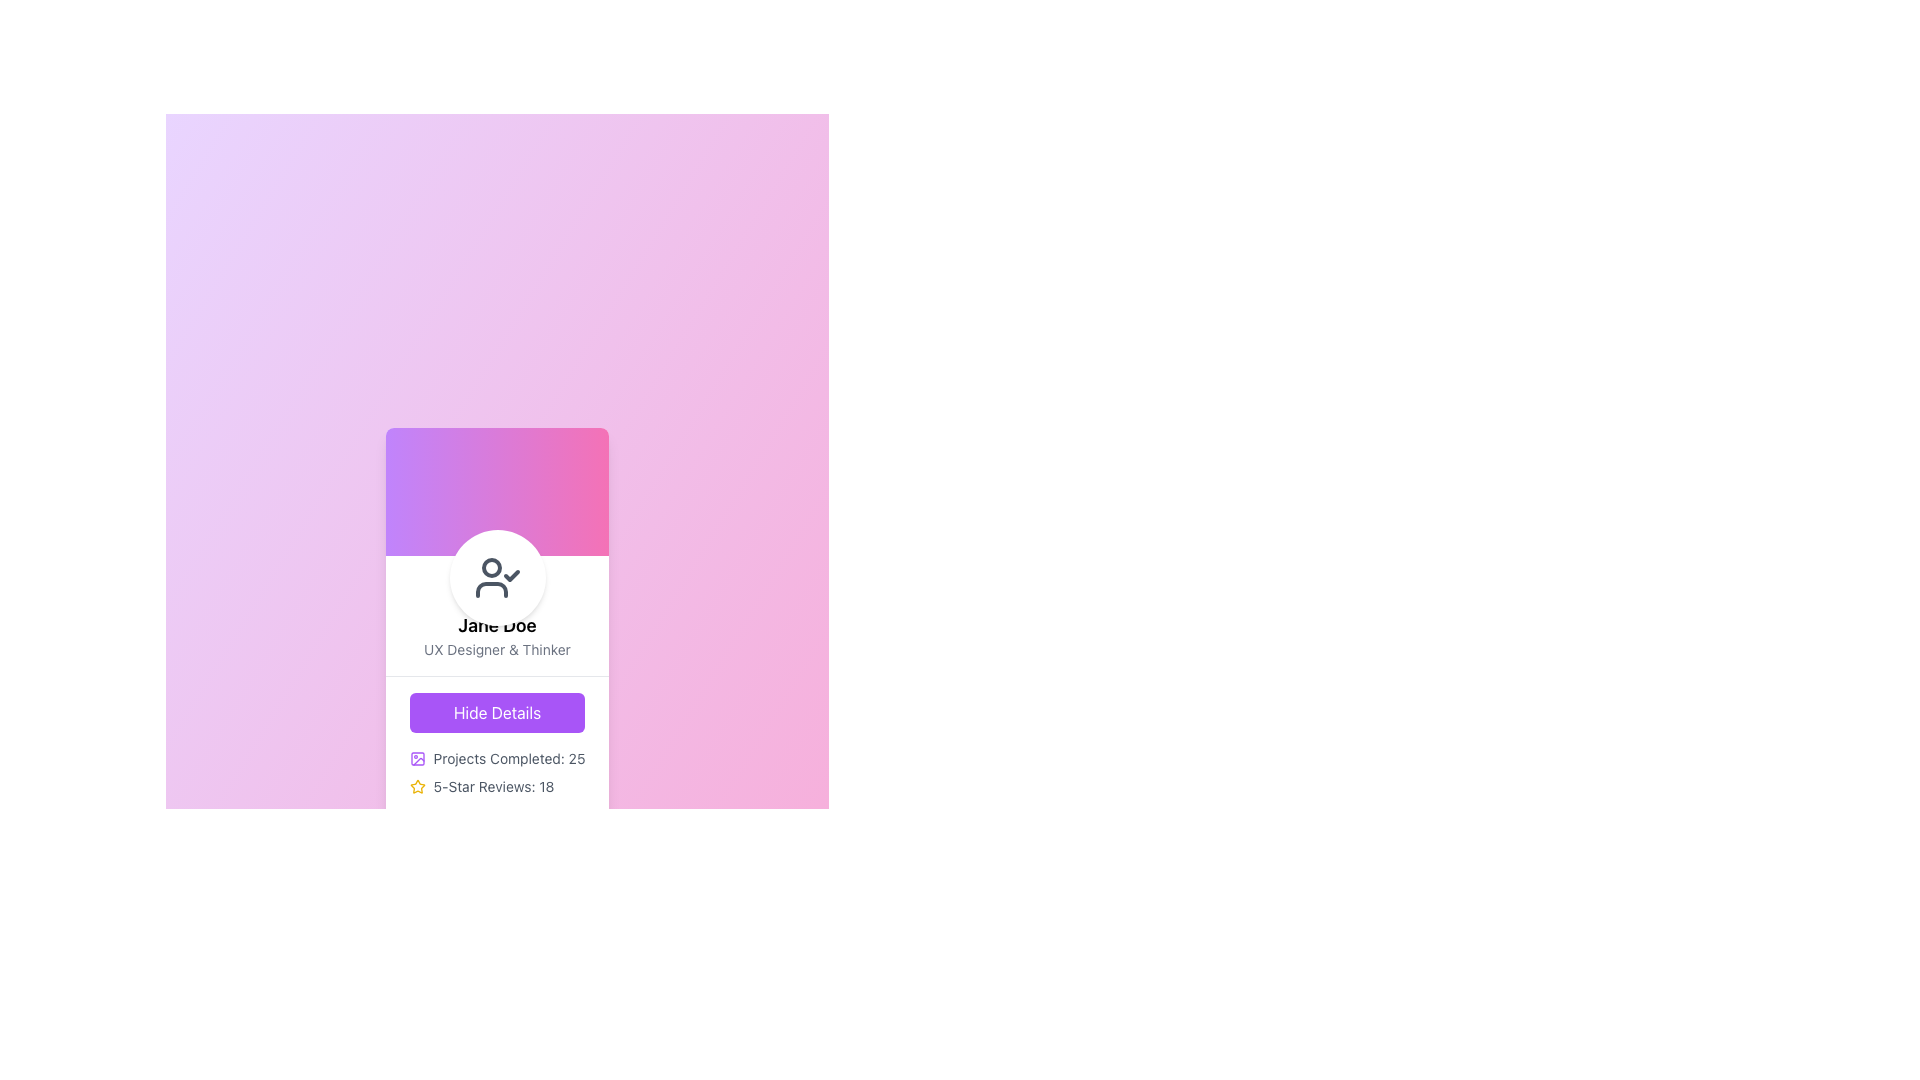  What do you see at coordinates (497, 624) in the screenshot?
I see `the static text label displaying 'Jane Doe', which is styled in a bold, large font and positioned centrally in the card interface above the role description text` at bounding box center [497, 624].